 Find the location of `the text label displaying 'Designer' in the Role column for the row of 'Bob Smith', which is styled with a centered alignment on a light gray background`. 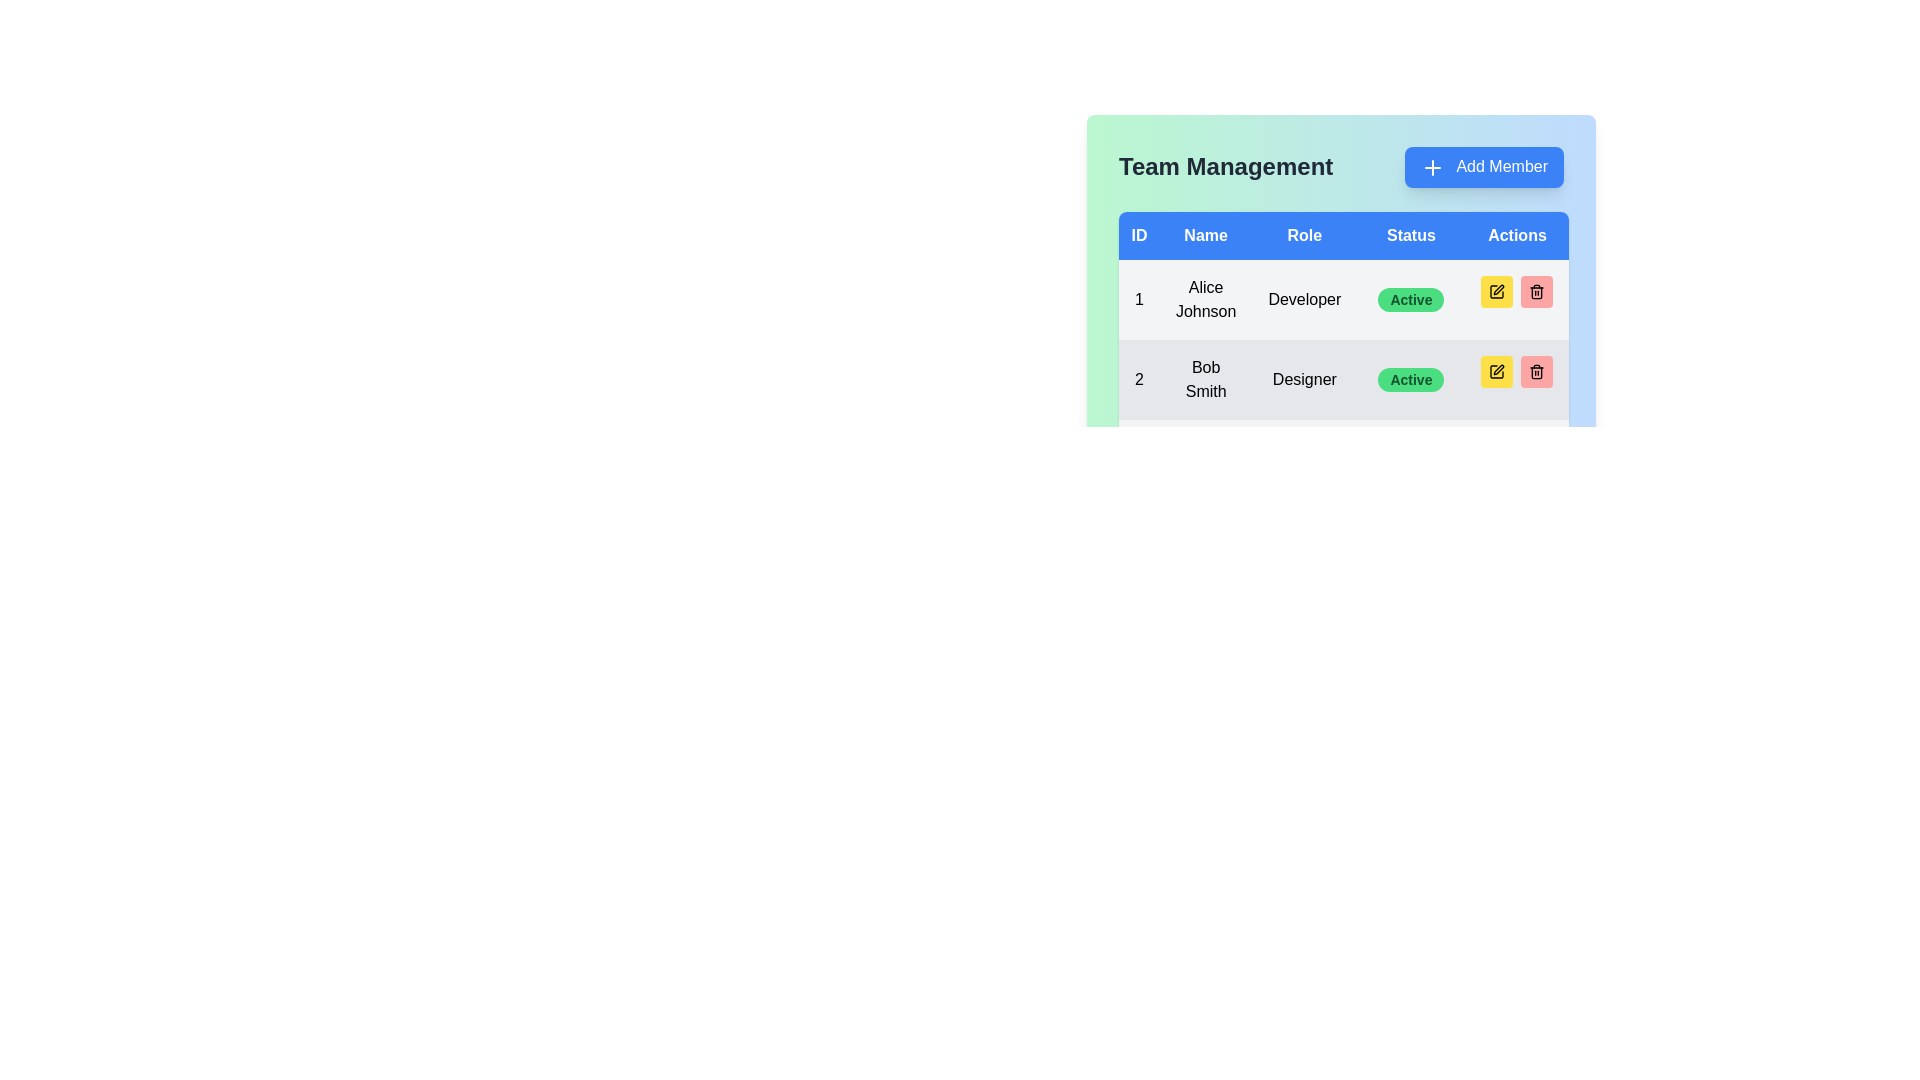

the text label displaying 'Designer' in the Role column for the row of 'Bob Smith', which is styled with a centered alignment on a light gray background is located at coordinates (1304, 379).